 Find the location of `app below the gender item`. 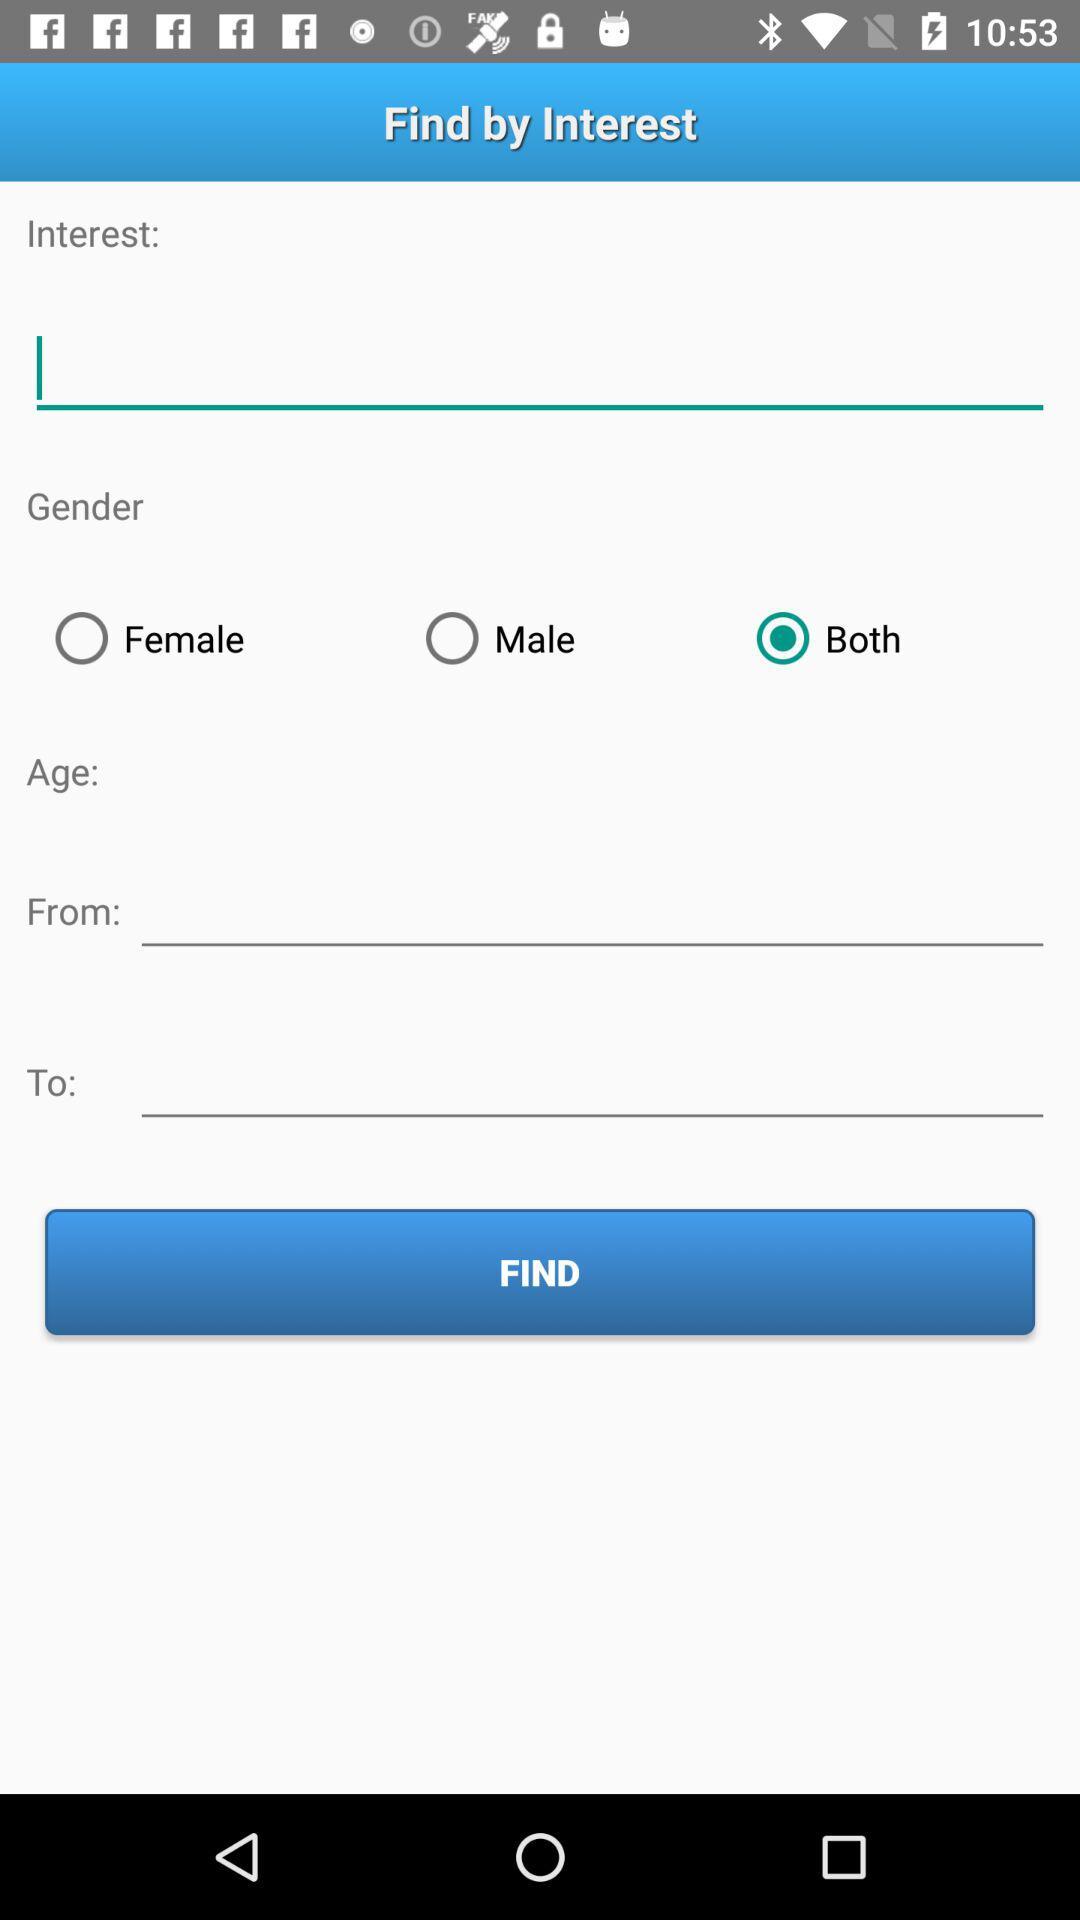

app below the gender item is located at coordinates (211, 637).